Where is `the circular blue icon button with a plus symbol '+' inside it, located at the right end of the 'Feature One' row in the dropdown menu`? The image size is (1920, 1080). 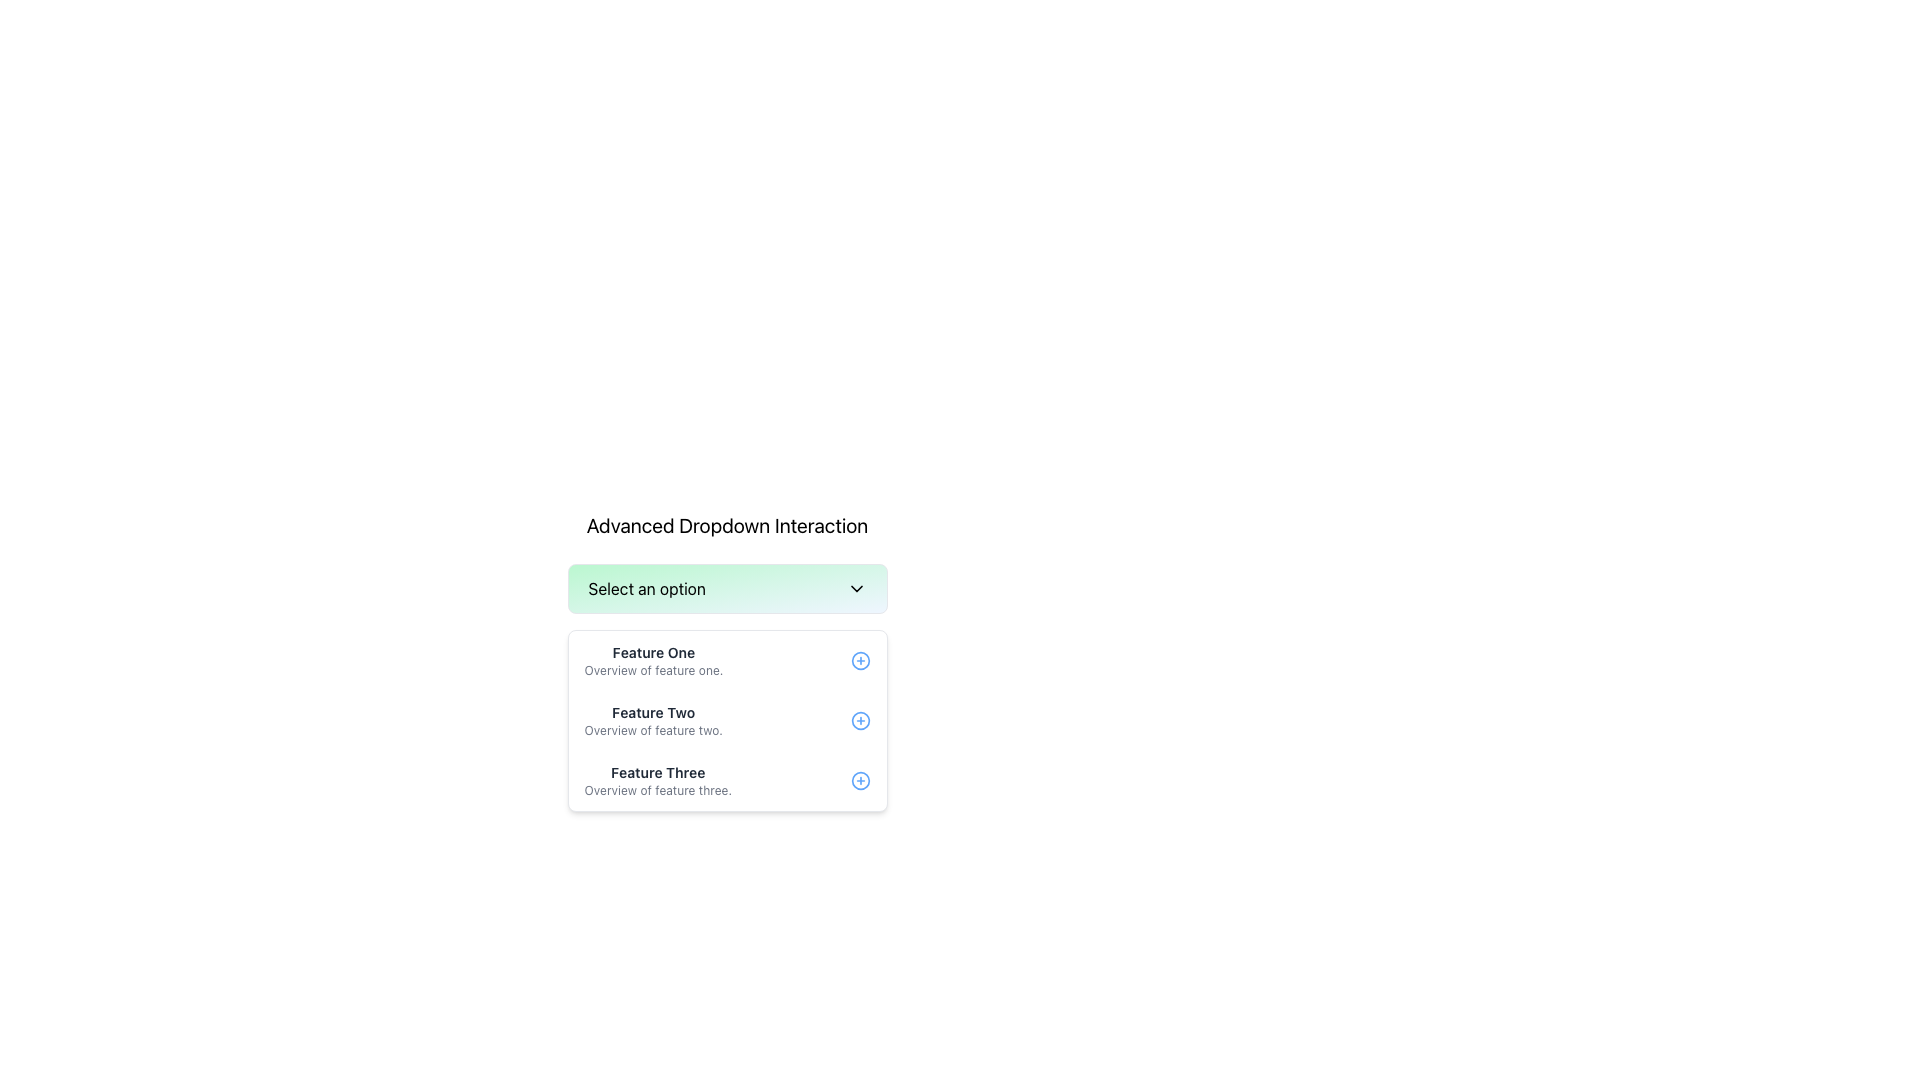
the circular blue icon button with a plus symbol '+' inside it, located at the right end of the 'Feature One' row in the dropdown menu is located at coordinates (860, 660).